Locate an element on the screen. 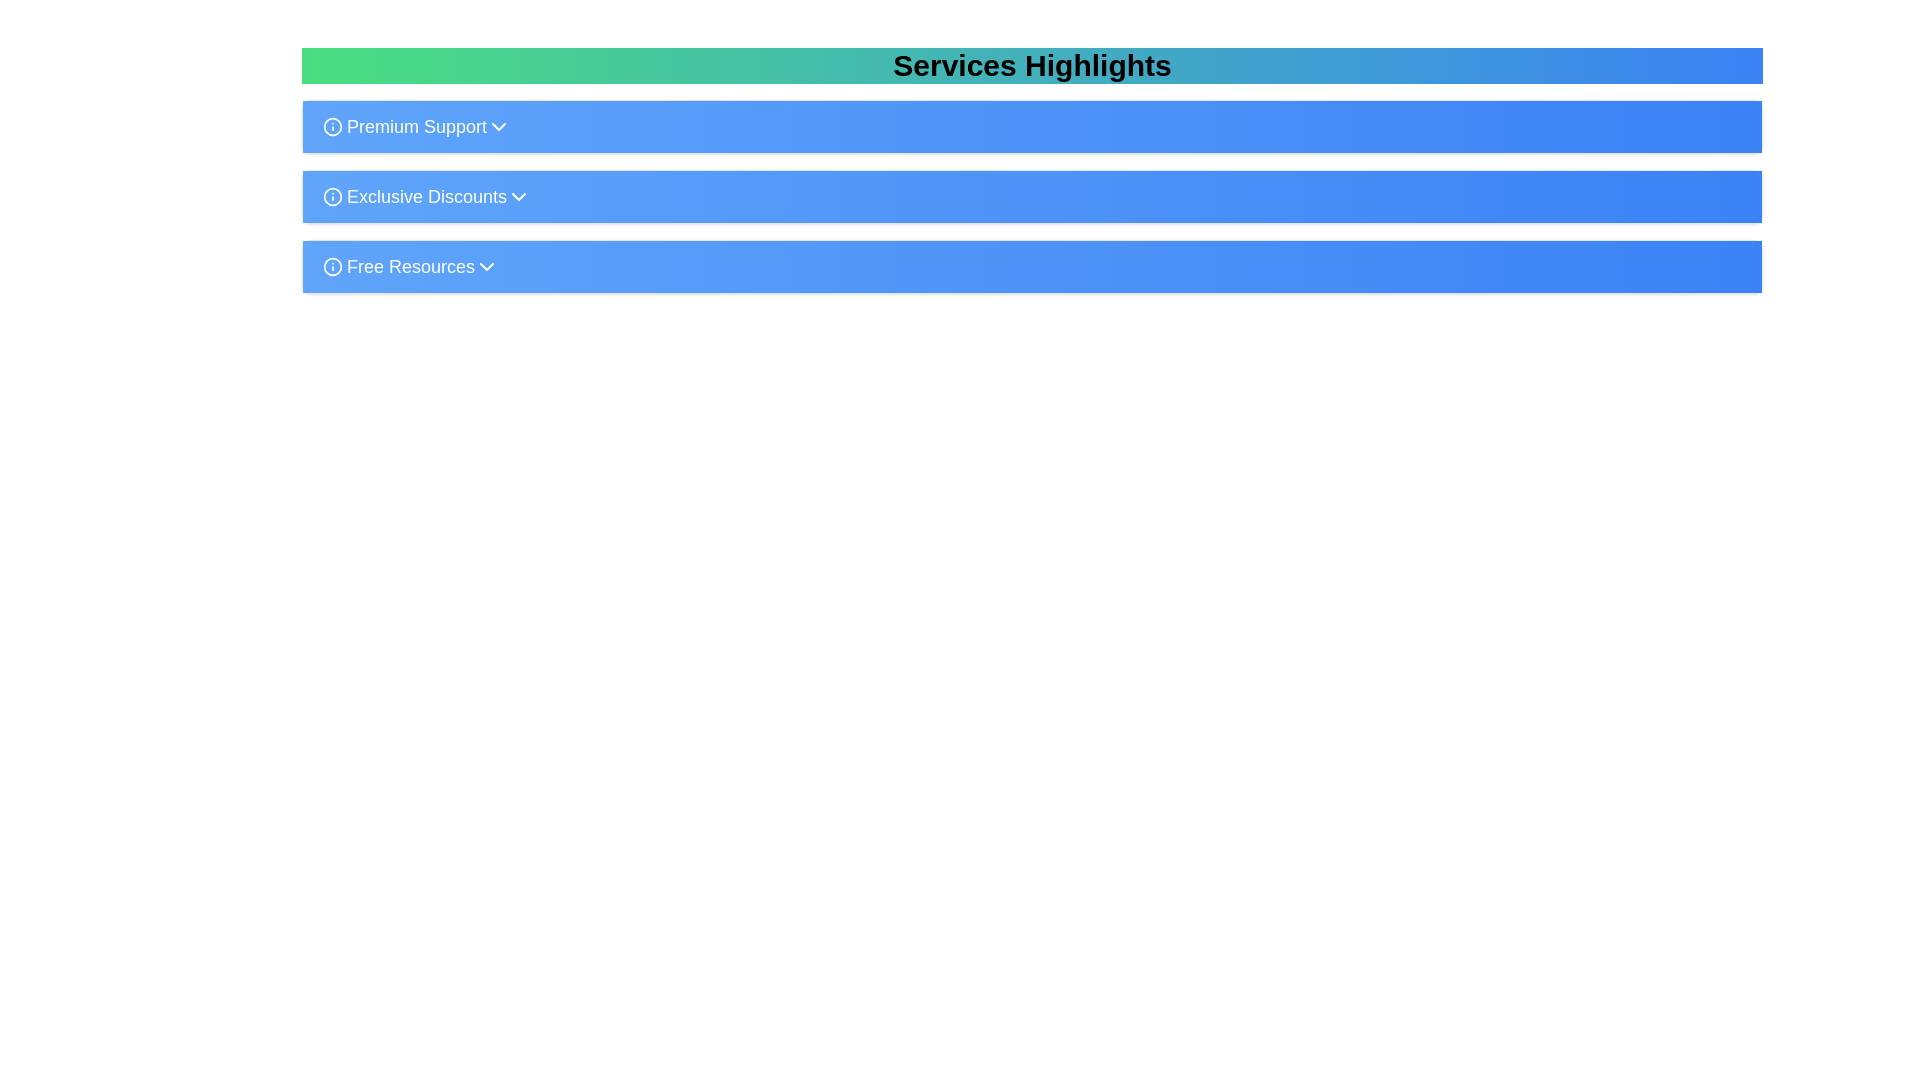 This screenshot has height=1080, width=1920. text of the 'Premium Support' label, which is styled with medium-weight font and is part of a blue background bar under the header 'Services Highlights' is located at coordinates (404, 127).